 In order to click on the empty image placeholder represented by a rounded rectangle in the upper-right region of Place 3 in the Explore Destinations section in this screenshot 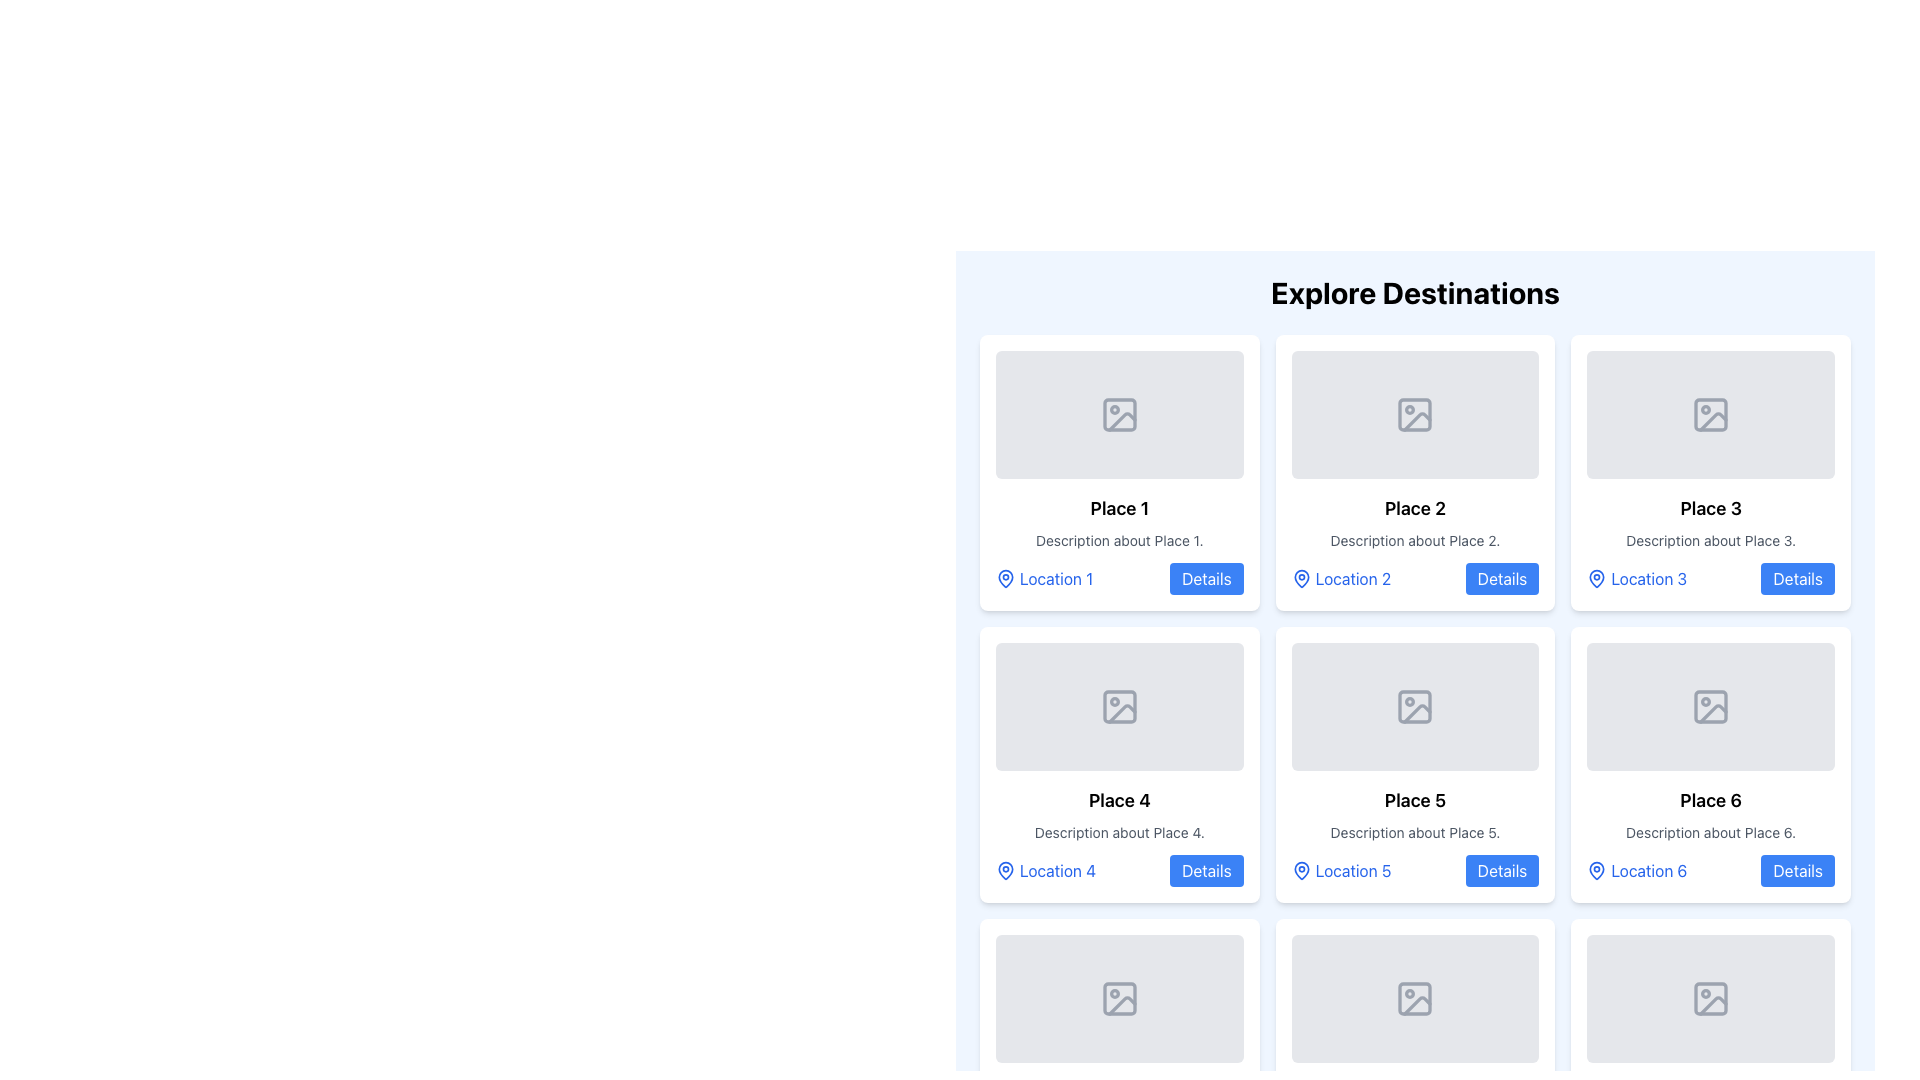, I will do `click(1710, 414)`.